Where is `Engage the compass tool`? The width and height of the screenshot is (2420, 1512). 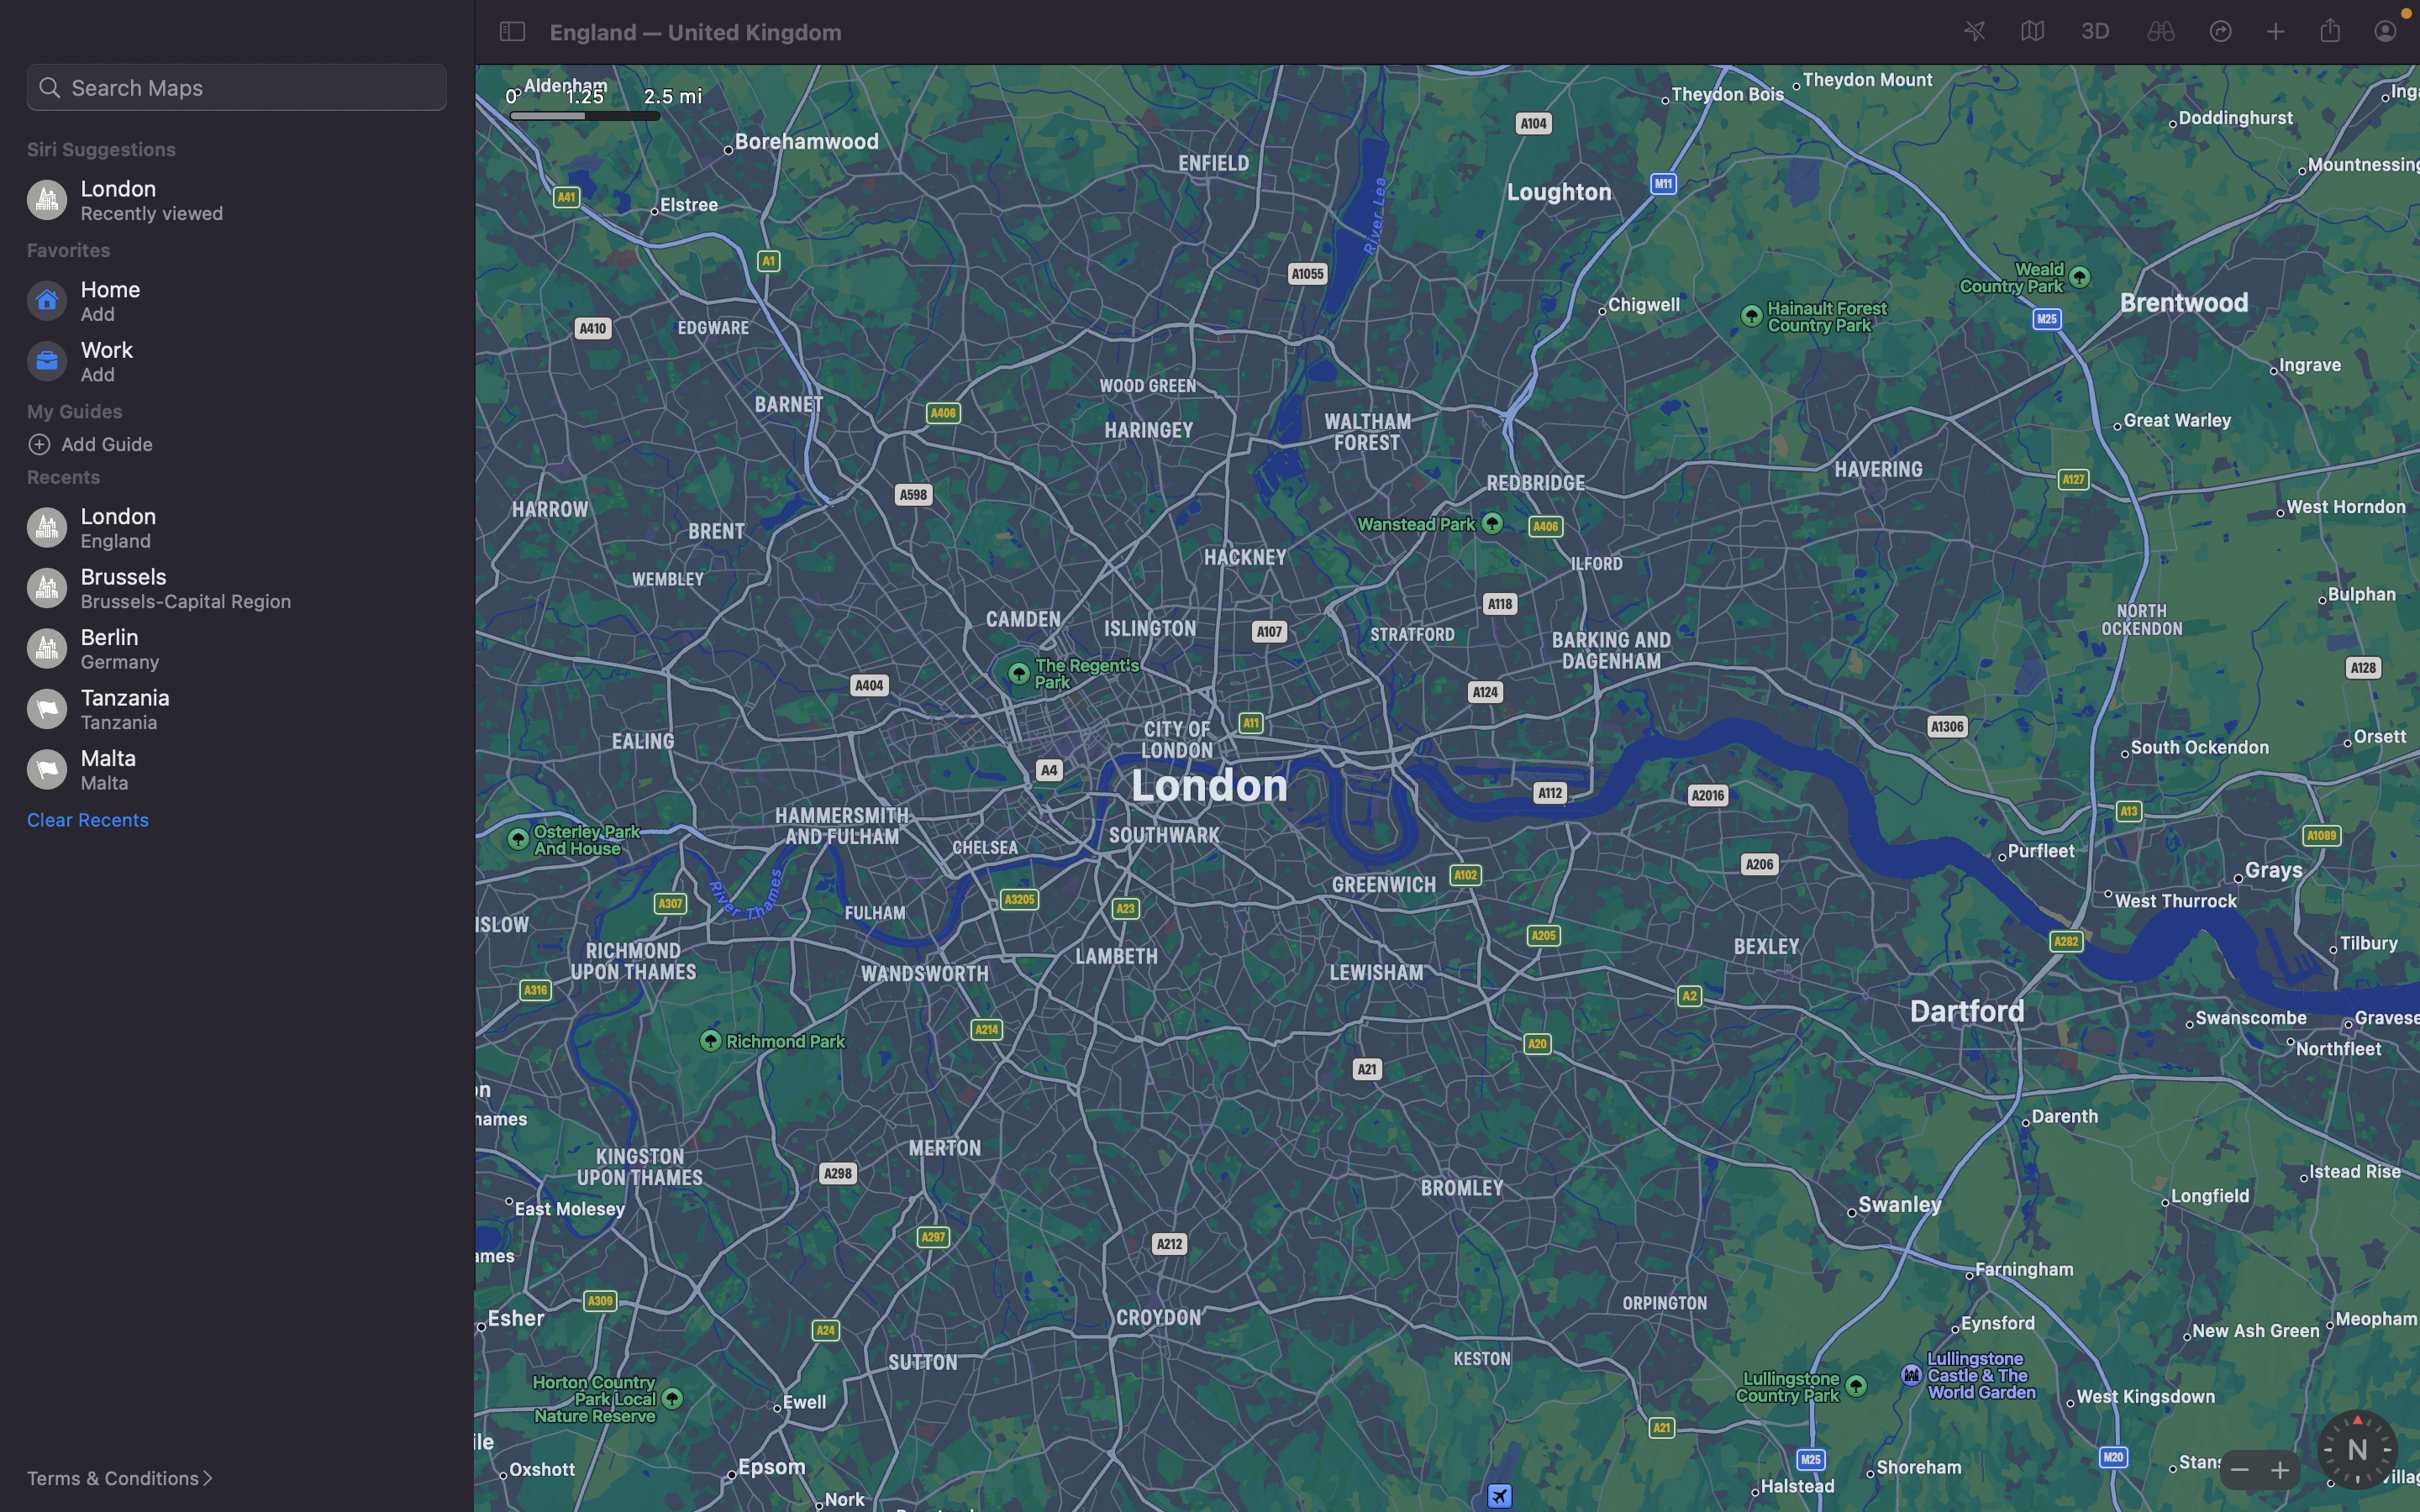
Engage the compass tool is located at coordinates (2356, 1449).